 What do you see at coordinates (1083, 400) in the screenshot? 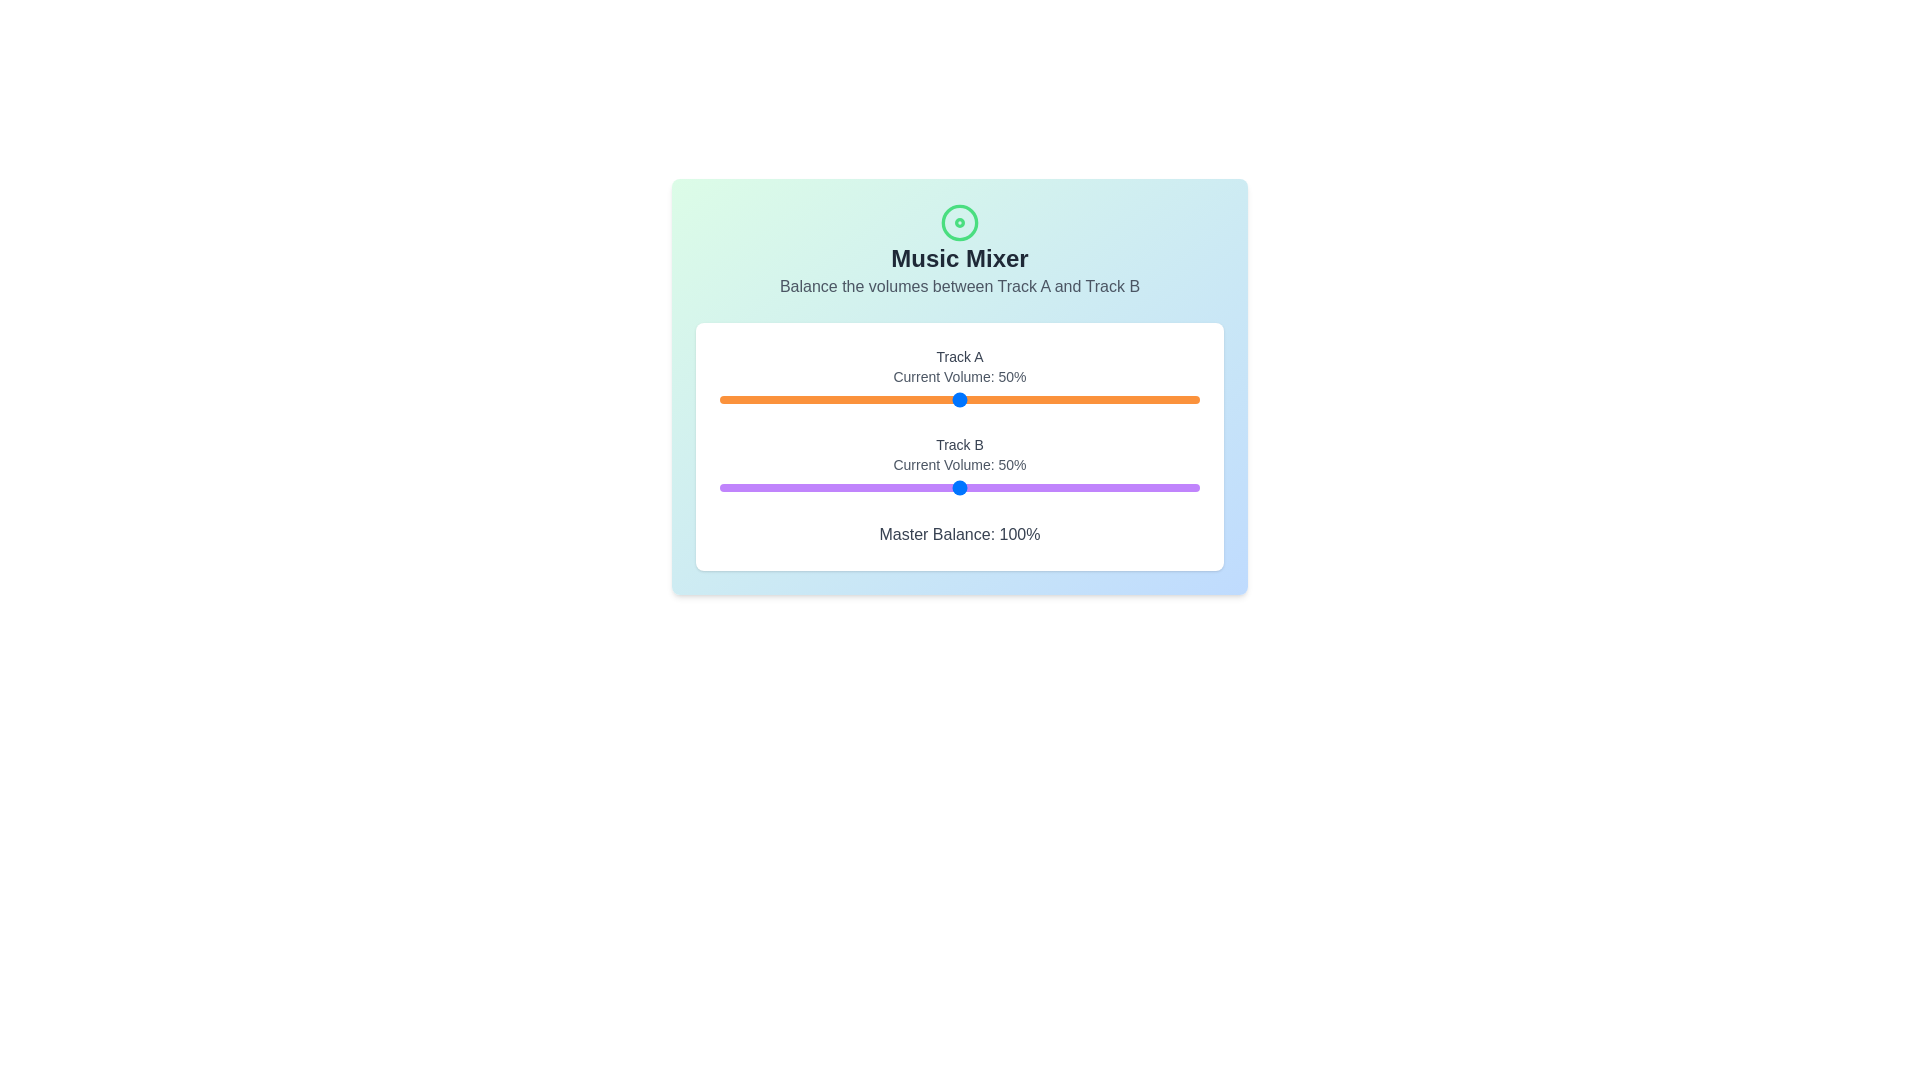
I see `the volume for Track A to 76% by interacting with the slider` at bounding box center [1083, 400].